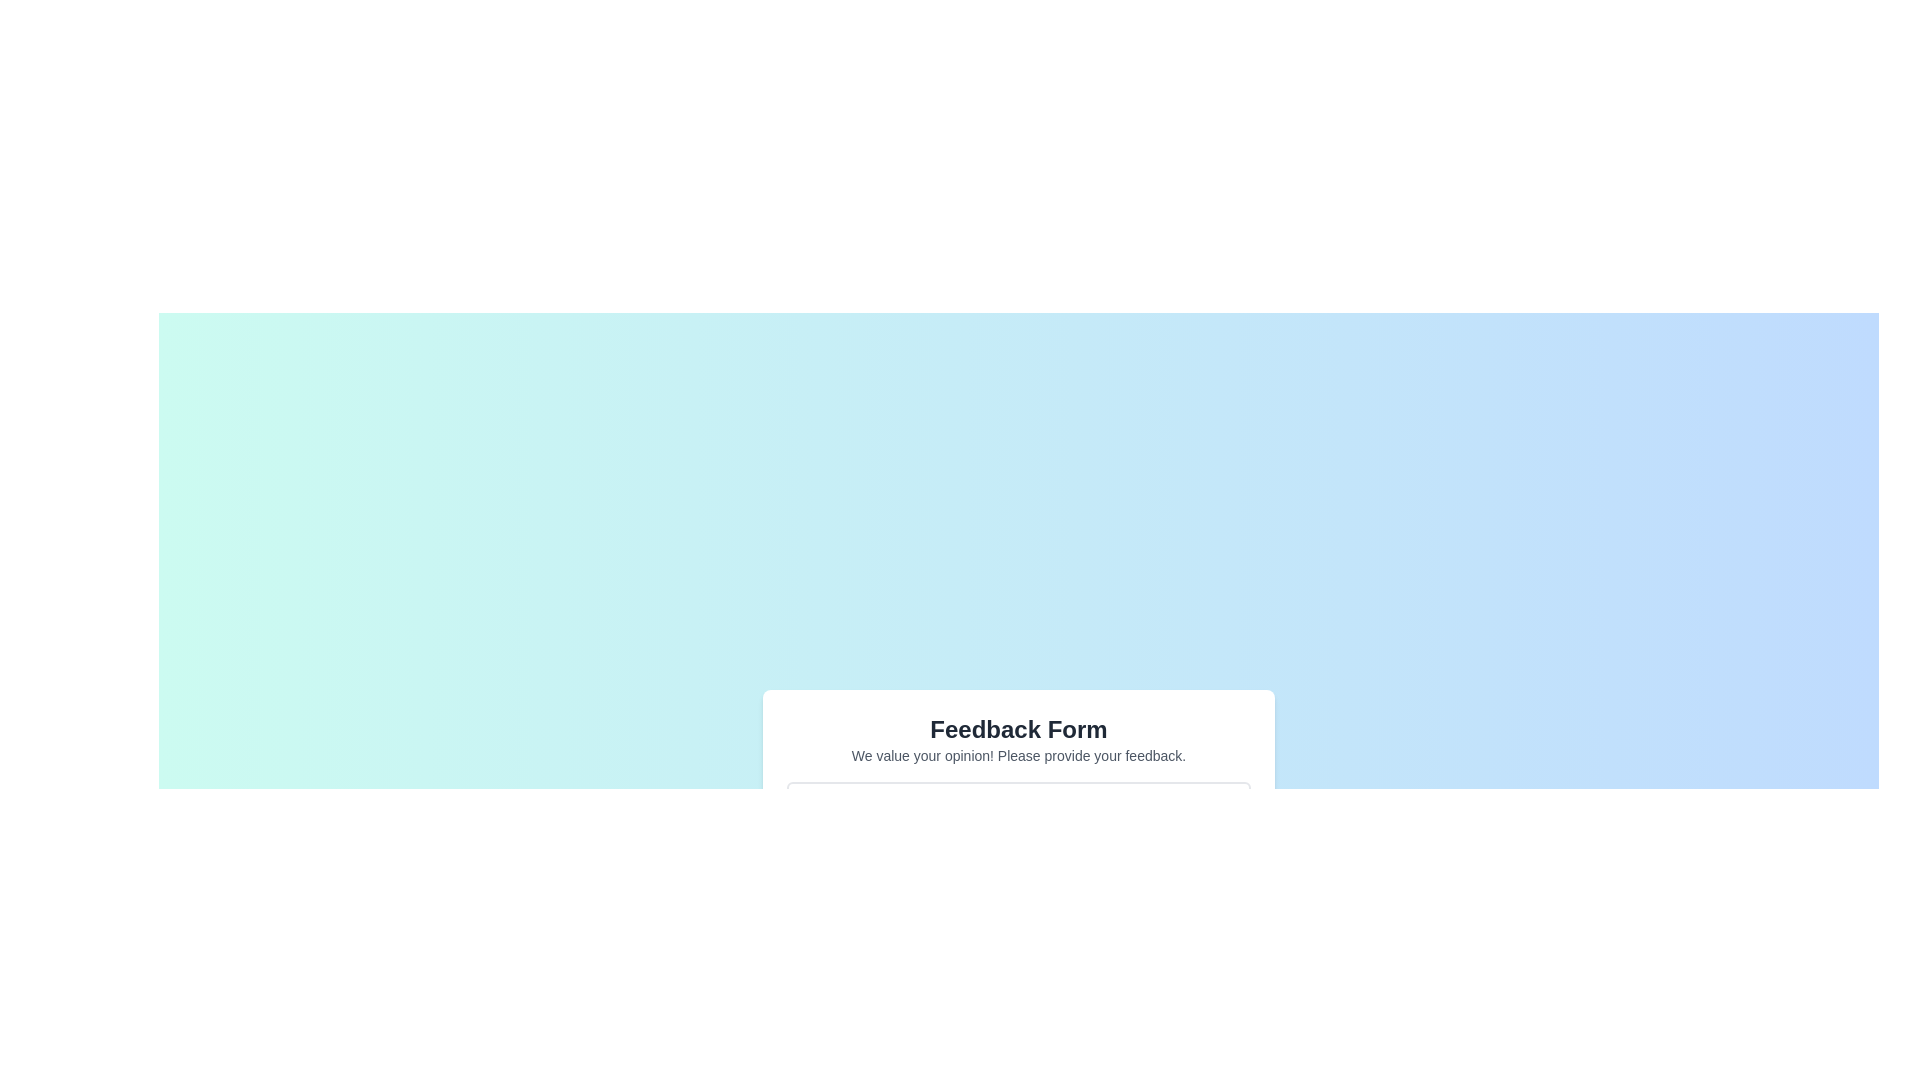  Describe the element at coordinates (1018, 729) in the screenshot. I see `text heading element styled in a large bold font that states 'Feedback Form', located at the top center of the feedback section` at that location.